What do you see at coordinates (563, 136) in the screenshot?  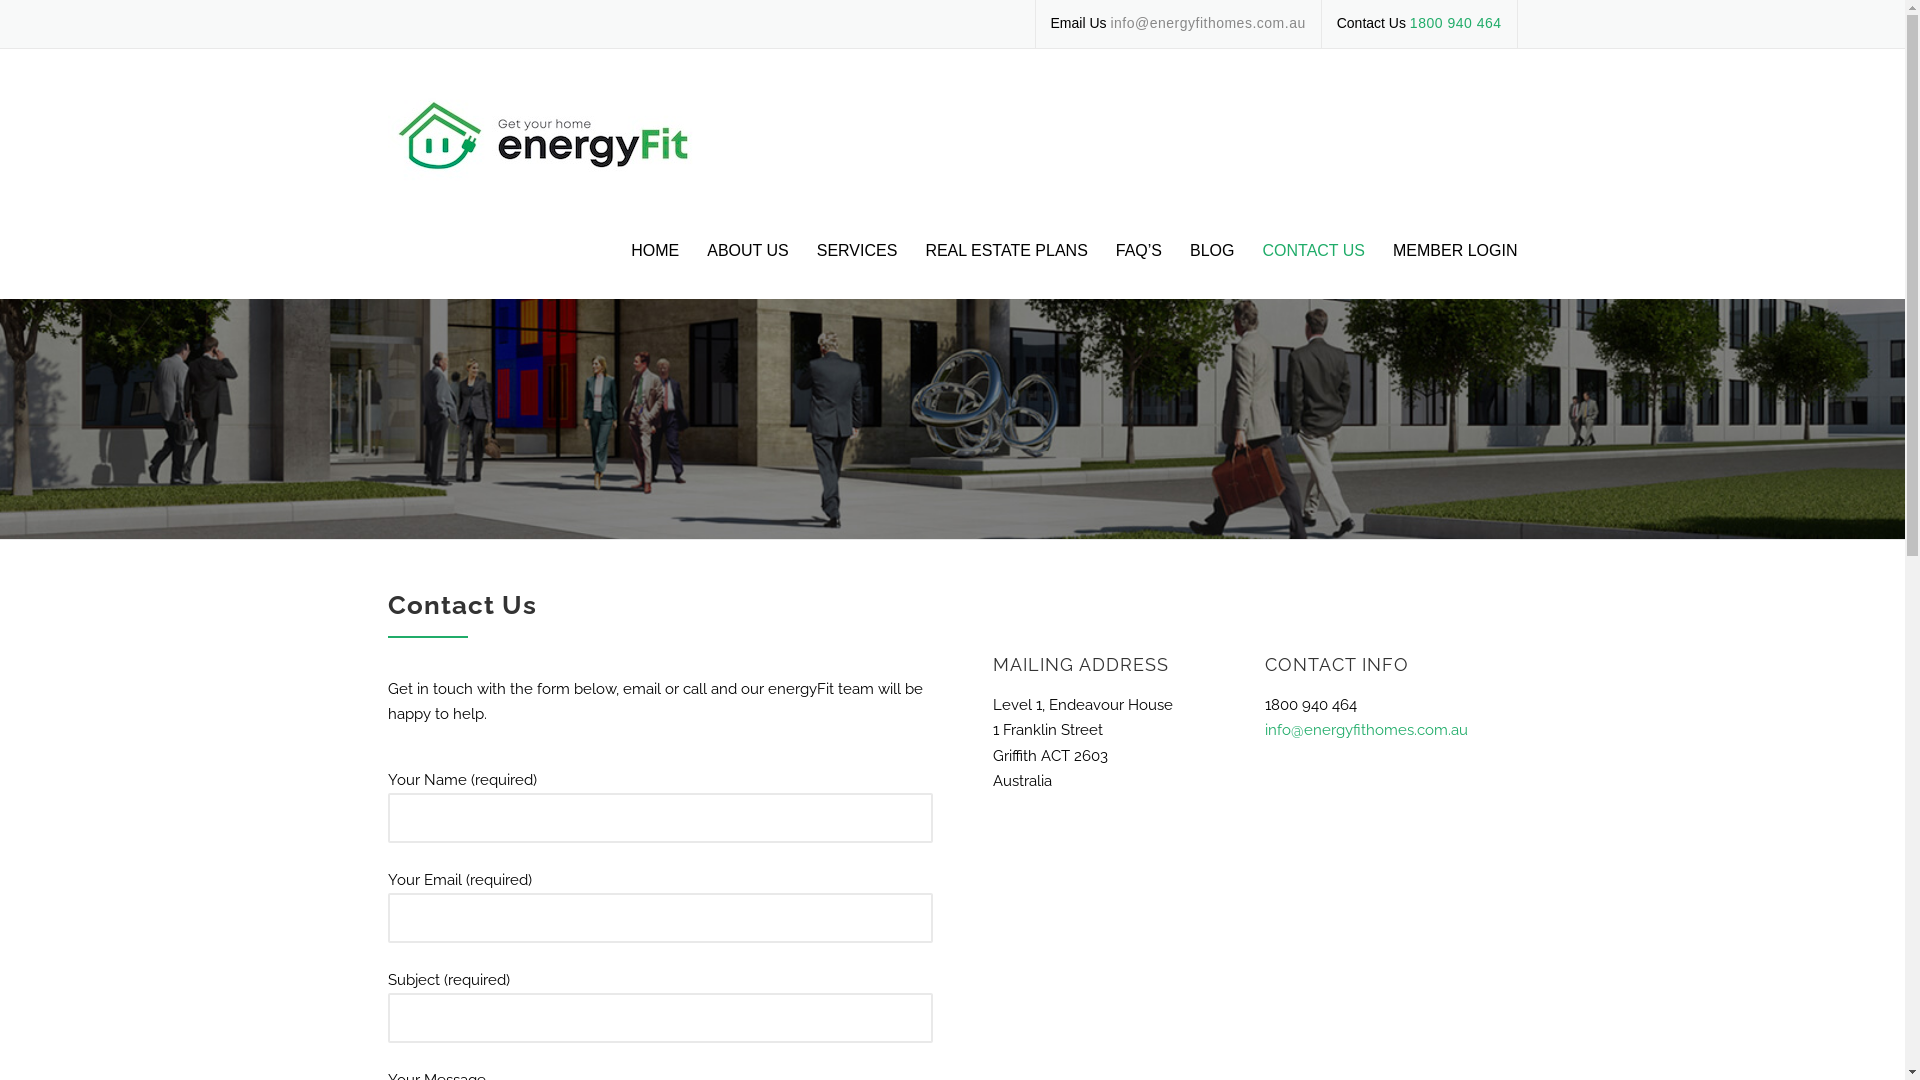 I see `'EnergyFit Homes'` at bounding box center [563, 136].